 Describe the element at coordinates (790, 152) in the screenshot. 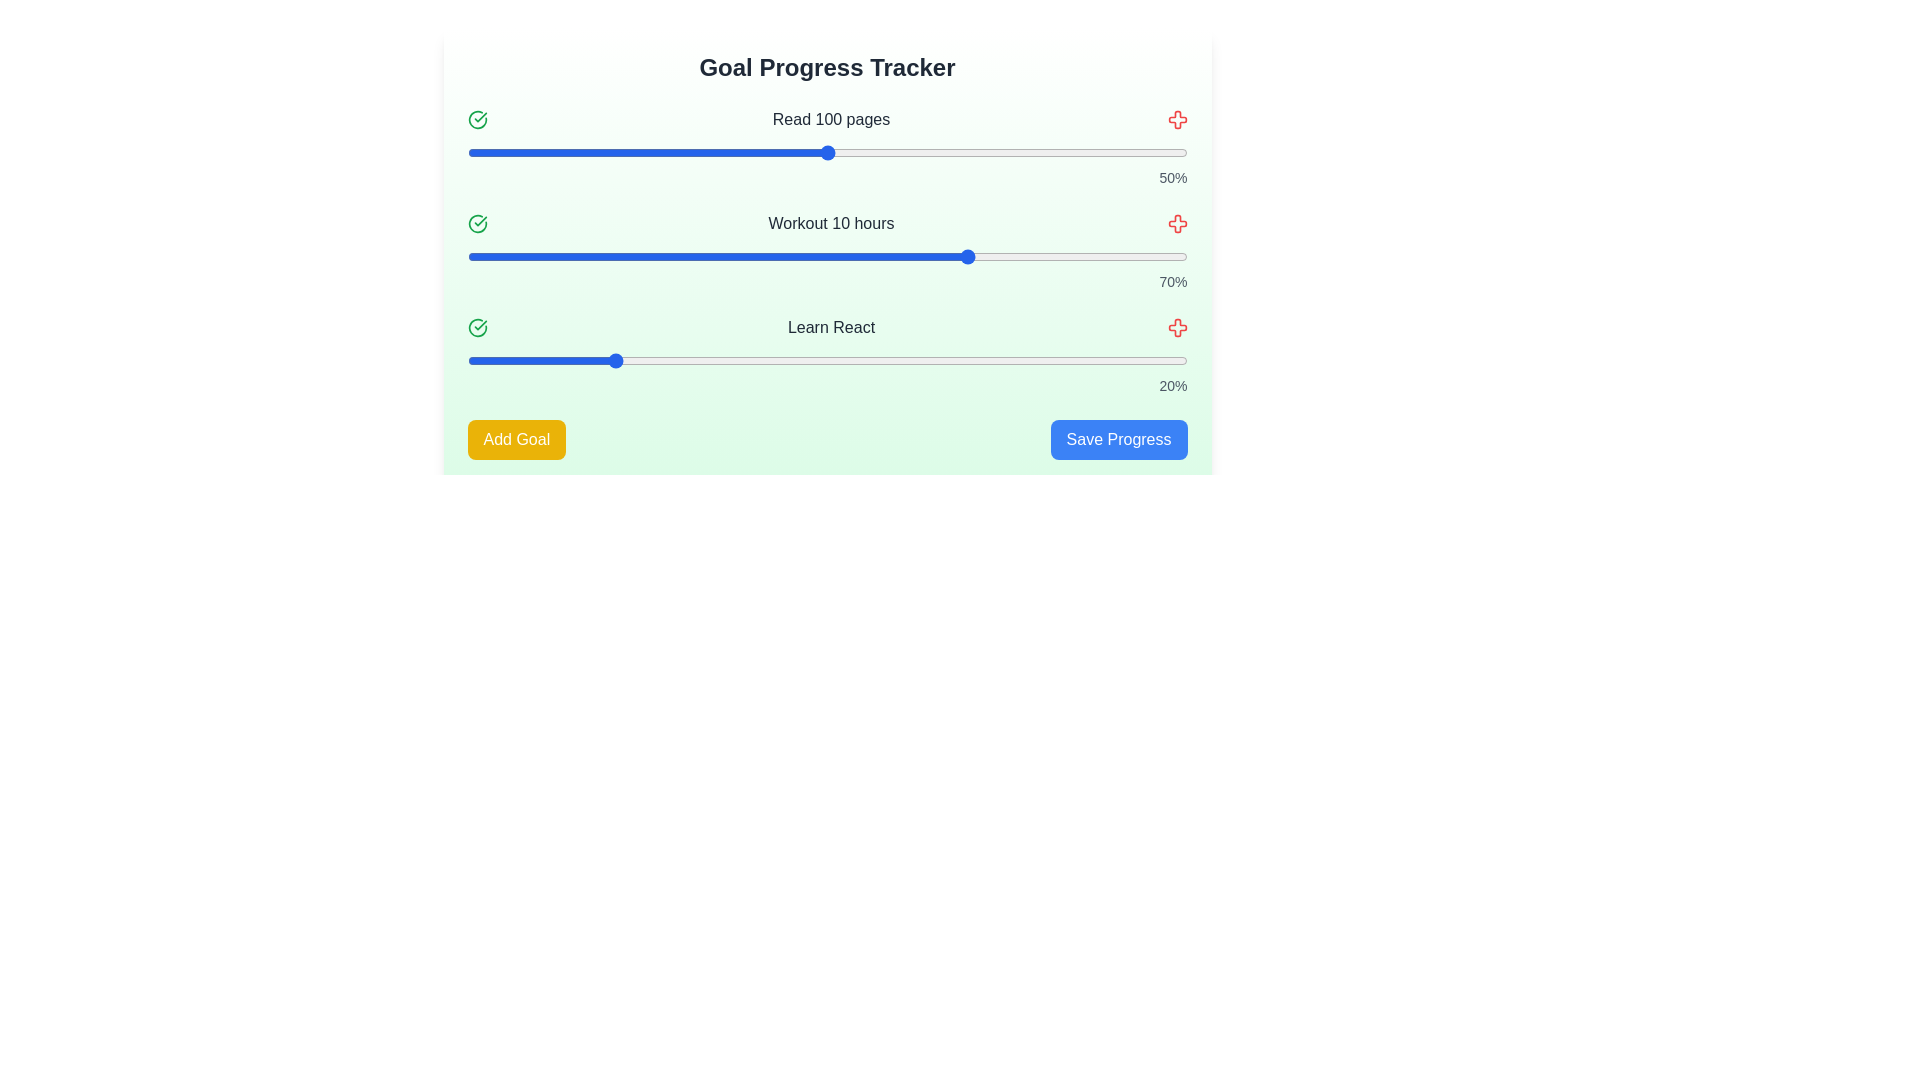

I see `the progress slider for the goal 'Read 100 pages' to 45%` at that location.